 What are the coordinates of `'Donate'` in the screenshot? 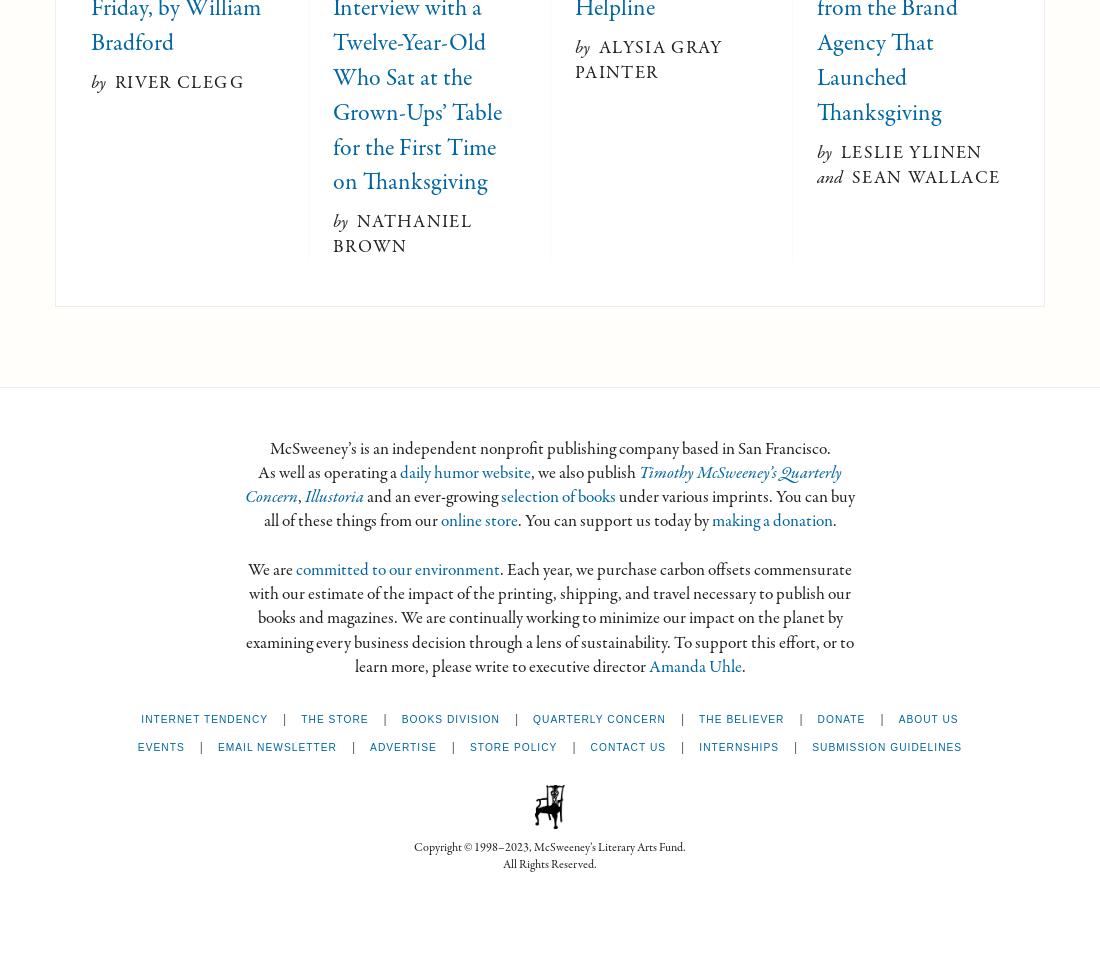 It's located at (816, 718).